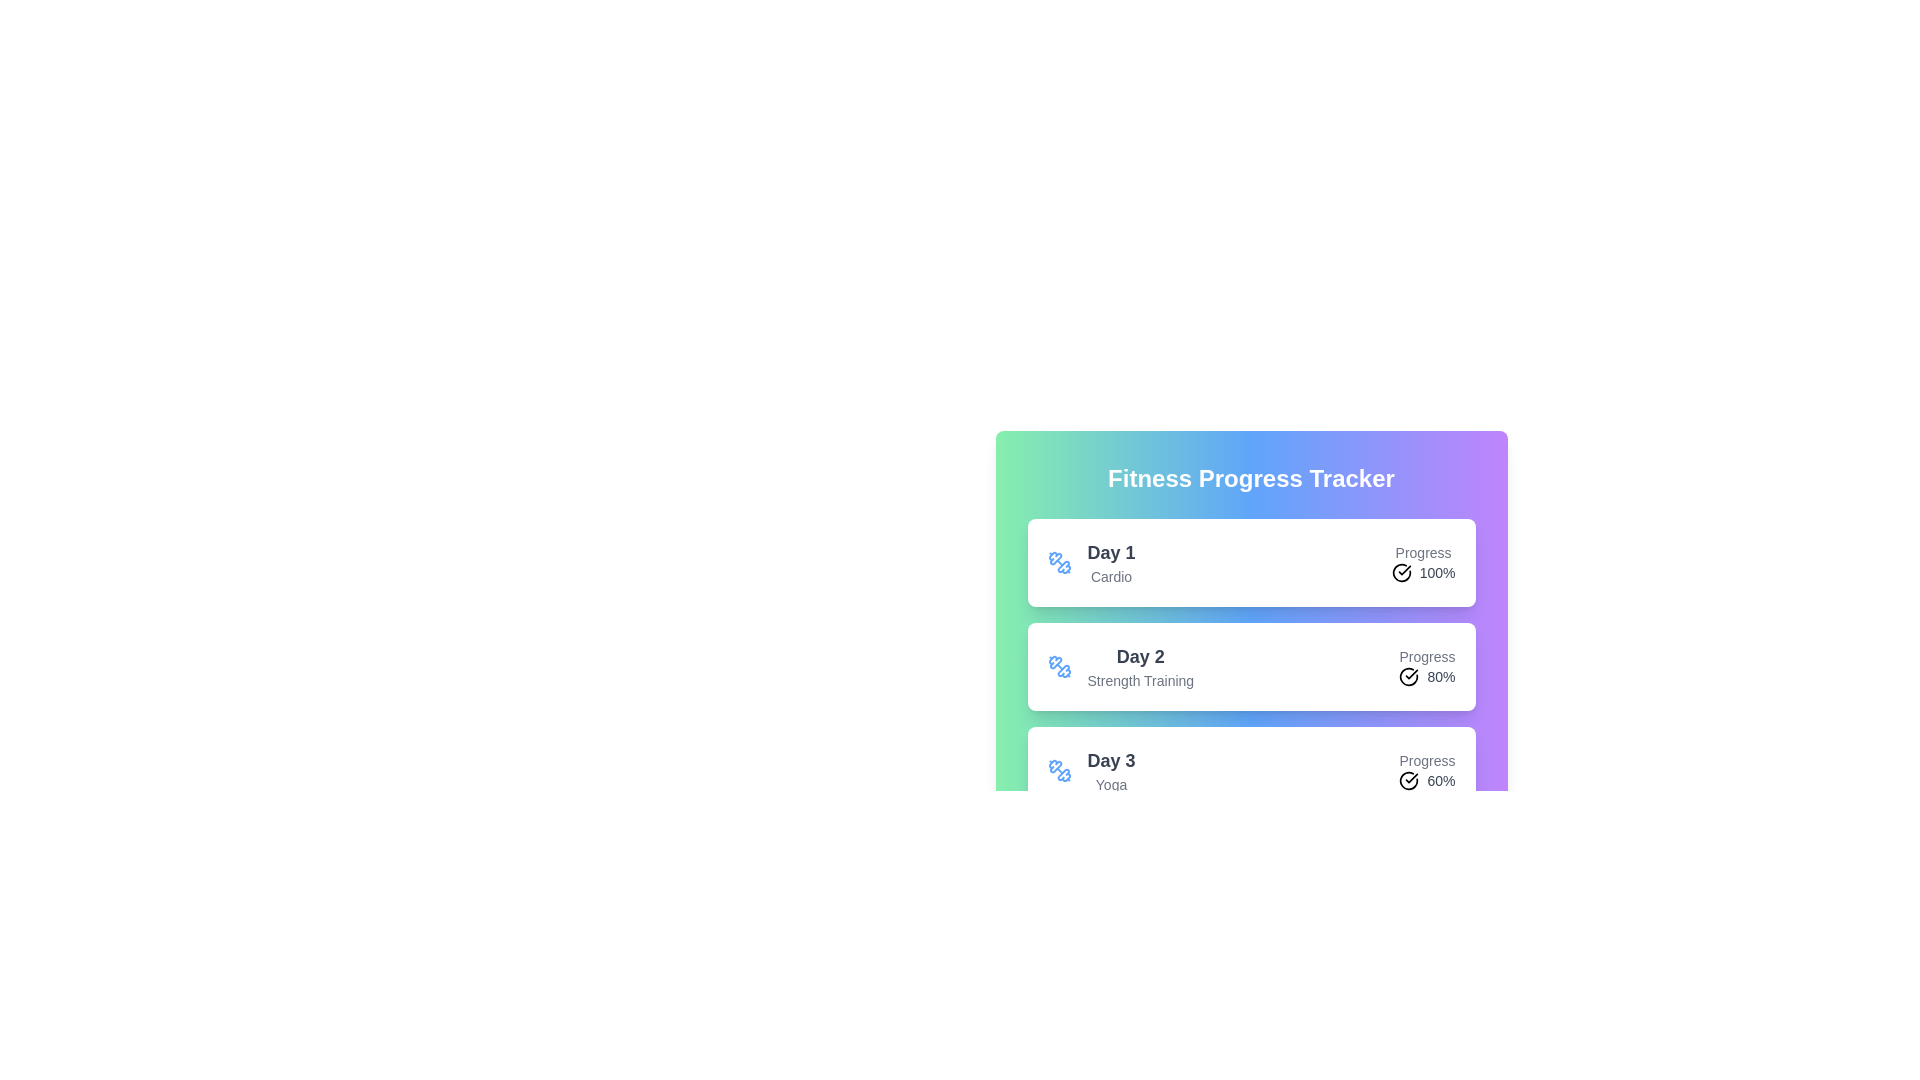 The width and height of the screenshot is (1920, 1080). Describe the element at coordinates (1422, 563) in the screenshot. I see `the progress indicator for Day 1` at that location.